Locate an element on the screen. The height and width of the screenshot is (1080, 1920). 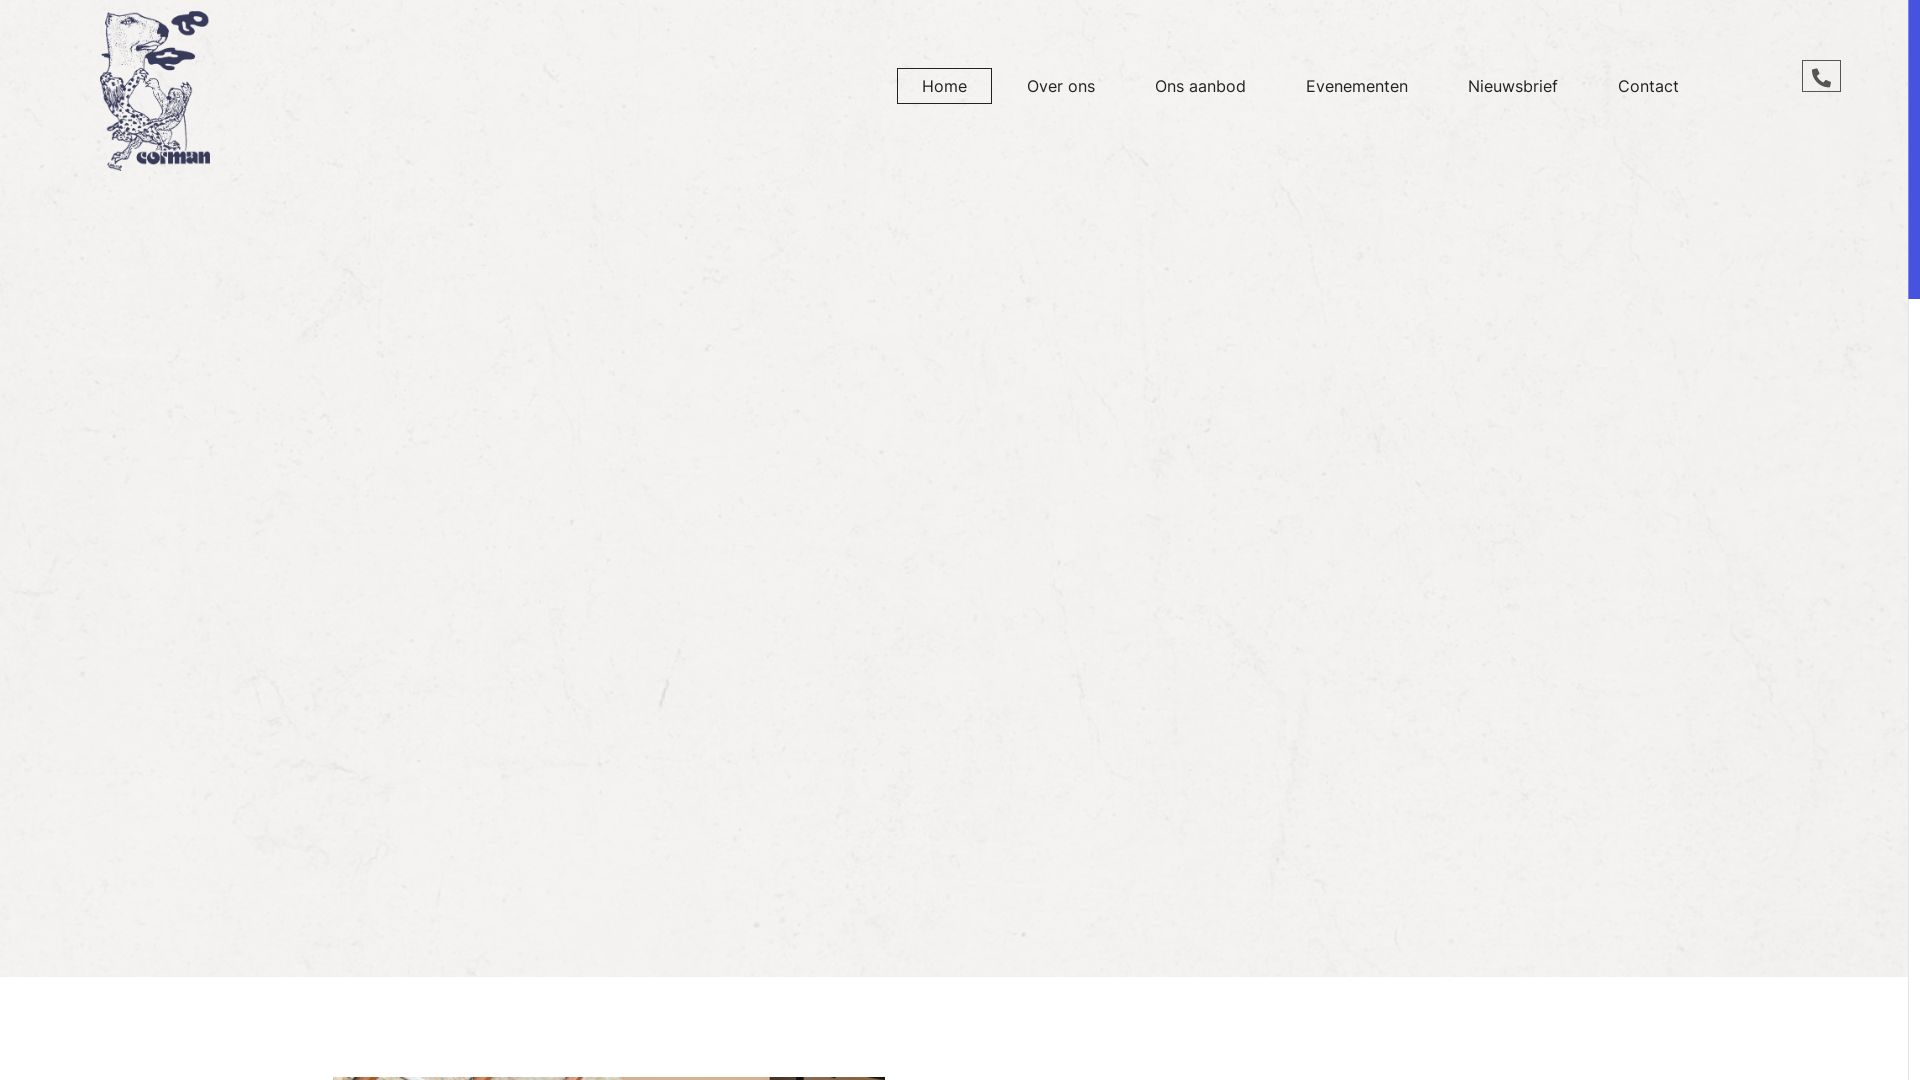
'Nieuwsbrief' is located at coordinates (1512, 84).